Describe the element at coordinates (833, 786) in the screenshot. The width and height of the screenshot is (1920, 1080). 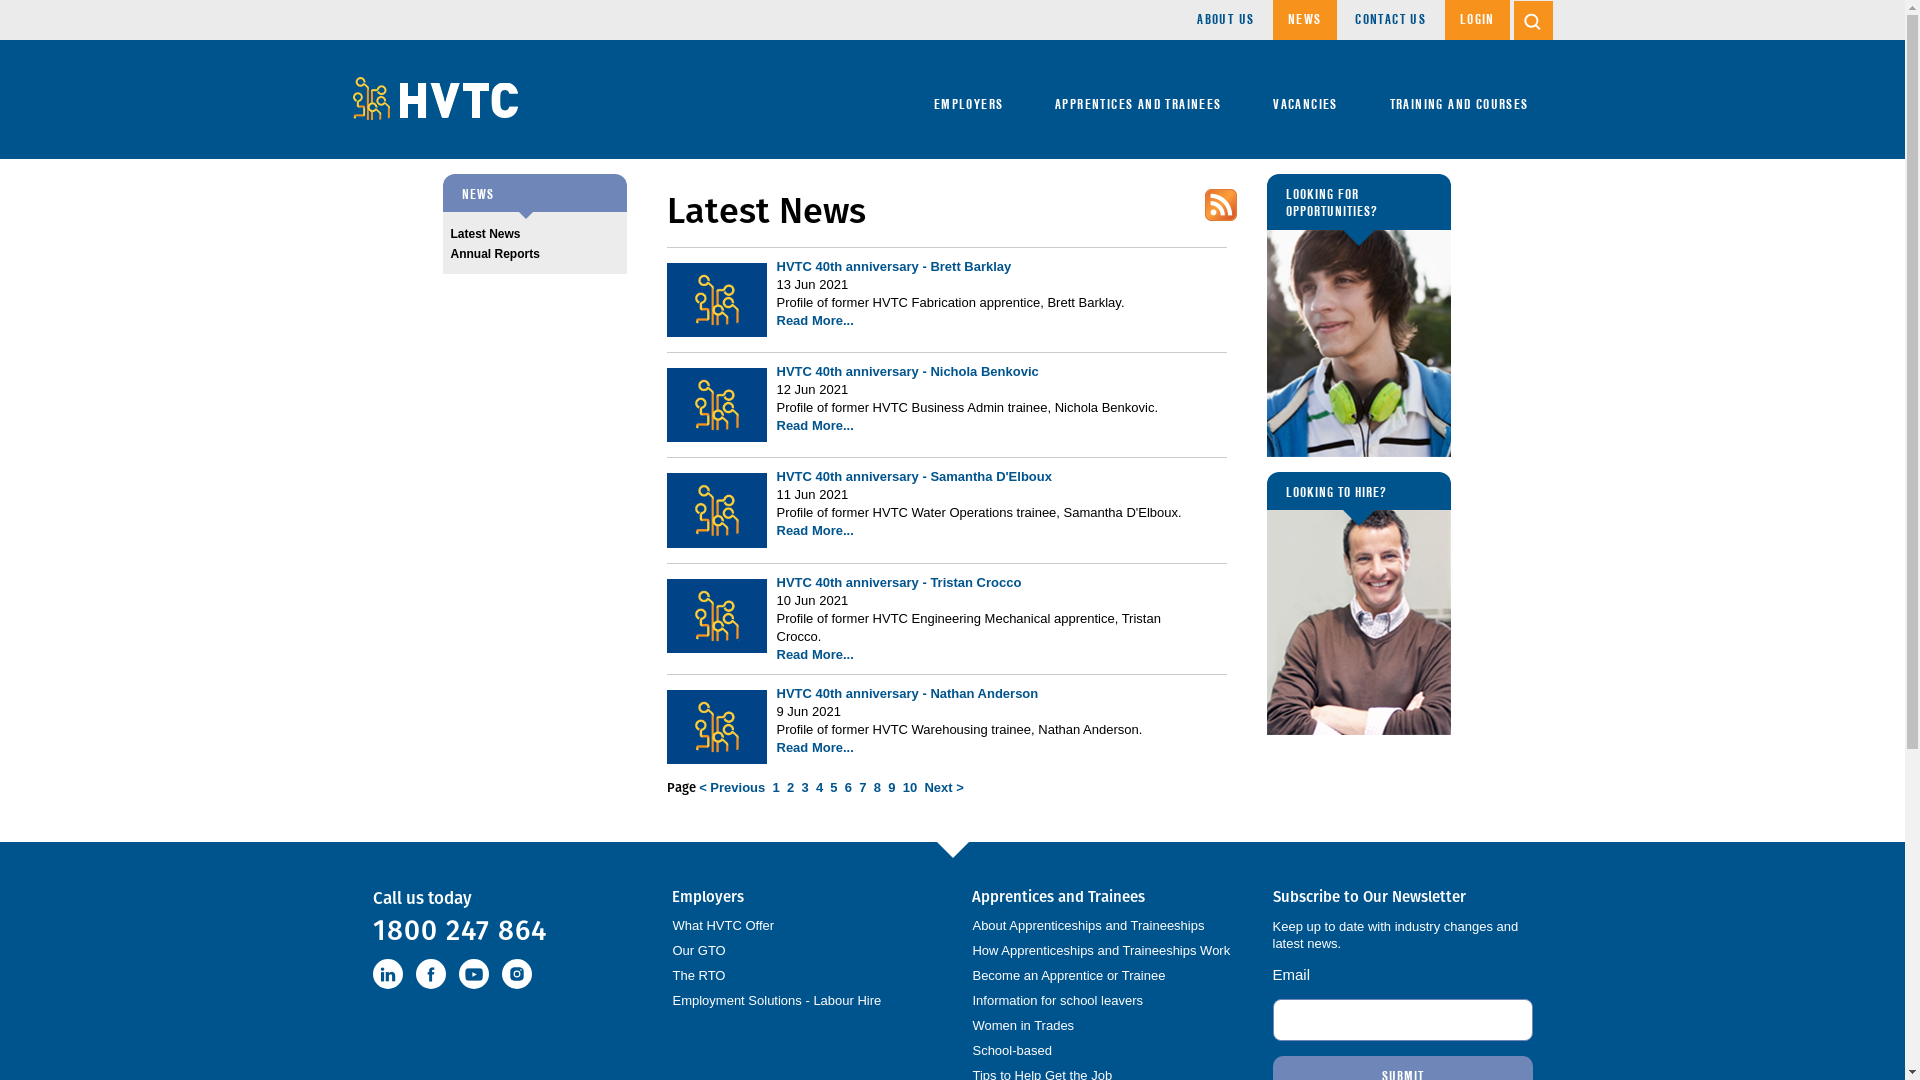
I see `'5'` at that location.